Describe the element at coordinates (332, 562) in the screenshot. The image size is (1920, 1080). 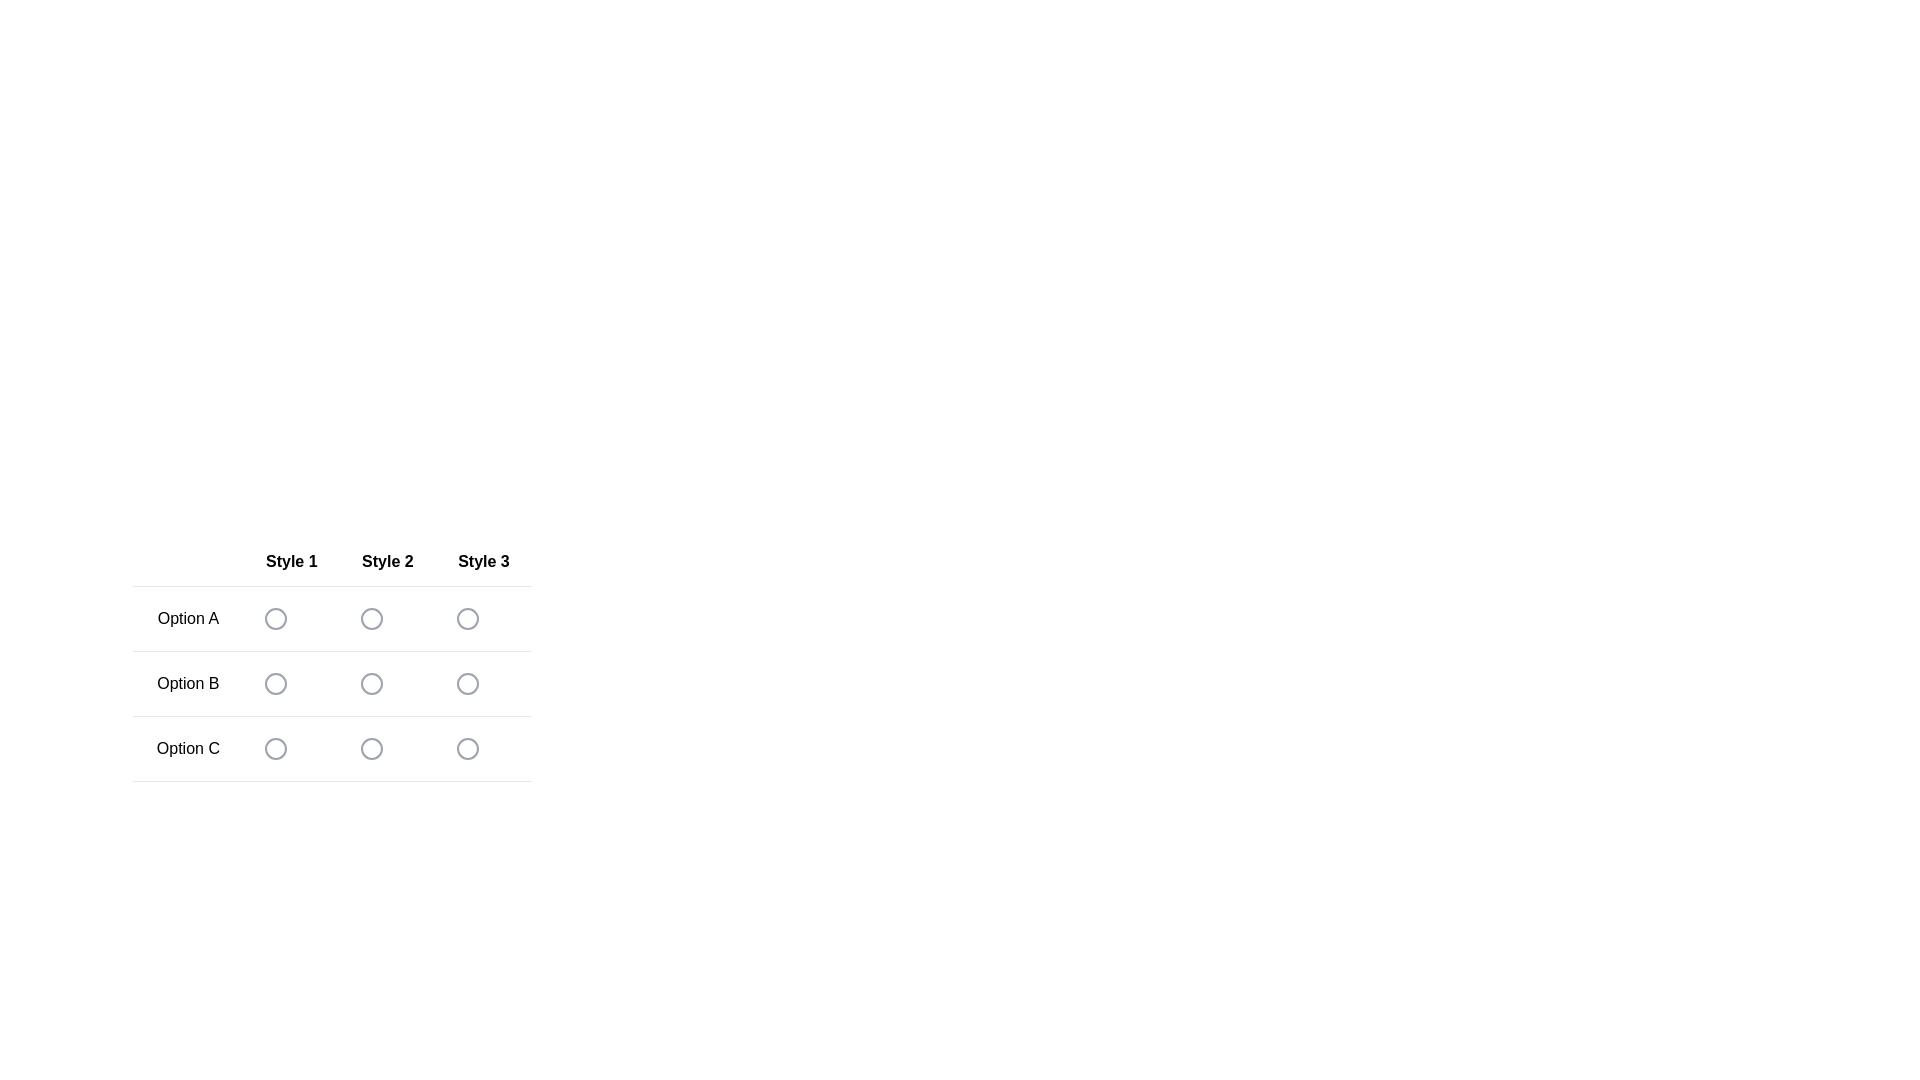
I see `the row header of the table, which includes 'Style 1', 'Style 2', and 'Style 3'` at that location.